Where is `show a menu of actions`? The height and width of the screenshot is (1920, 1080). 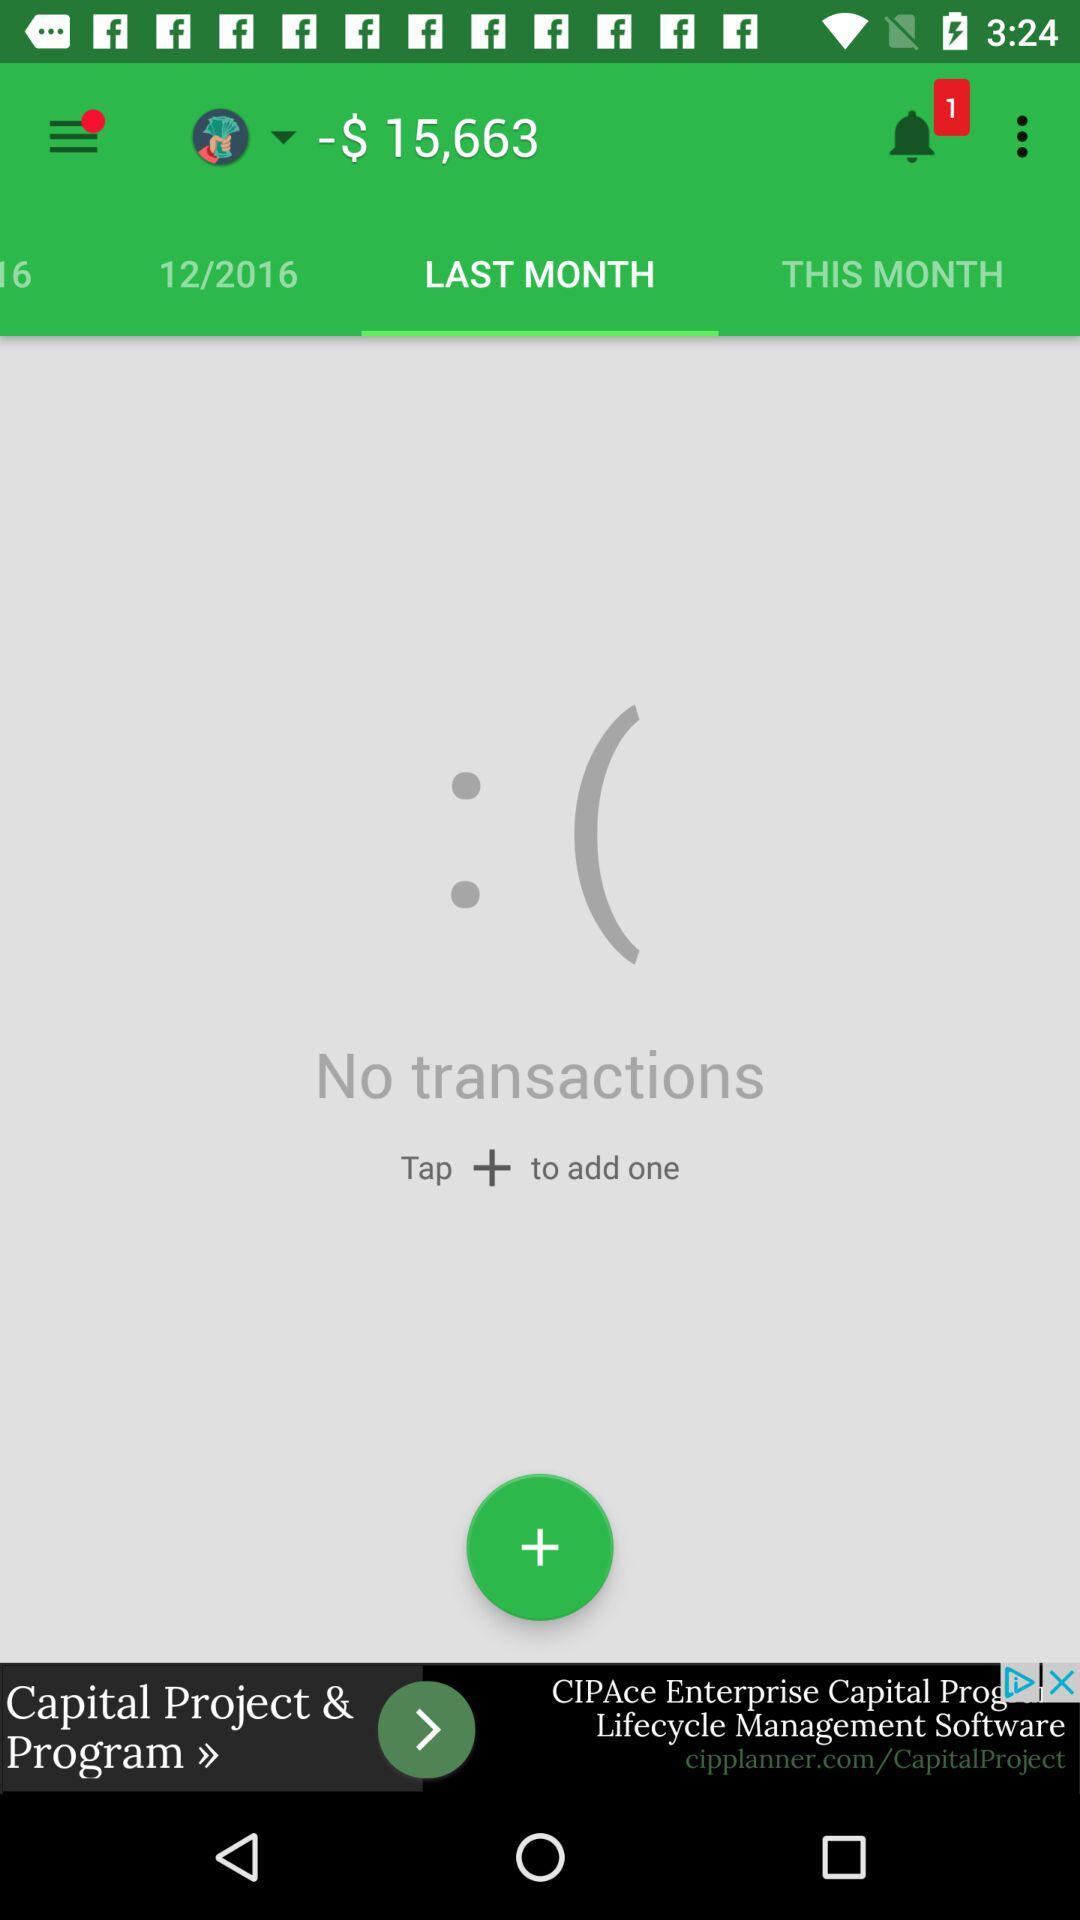 show a menu of actions is located at coordinates (72, 135).